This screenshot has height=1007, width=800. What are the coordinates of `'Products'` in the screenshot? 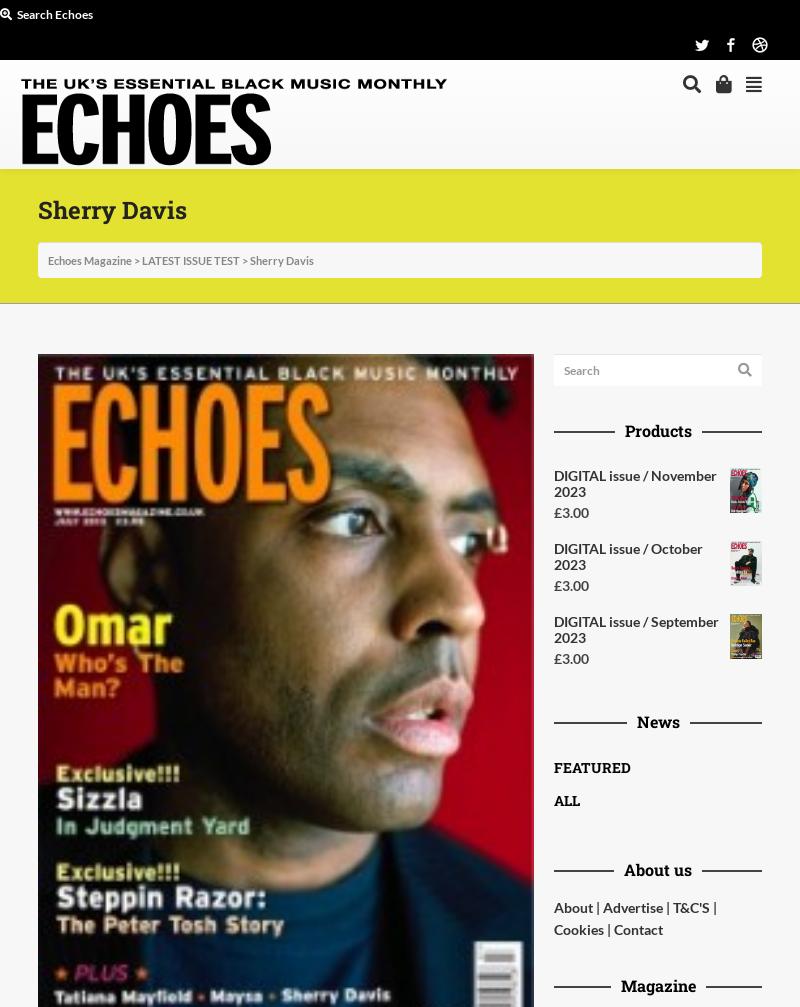 It's located at (656, 430).